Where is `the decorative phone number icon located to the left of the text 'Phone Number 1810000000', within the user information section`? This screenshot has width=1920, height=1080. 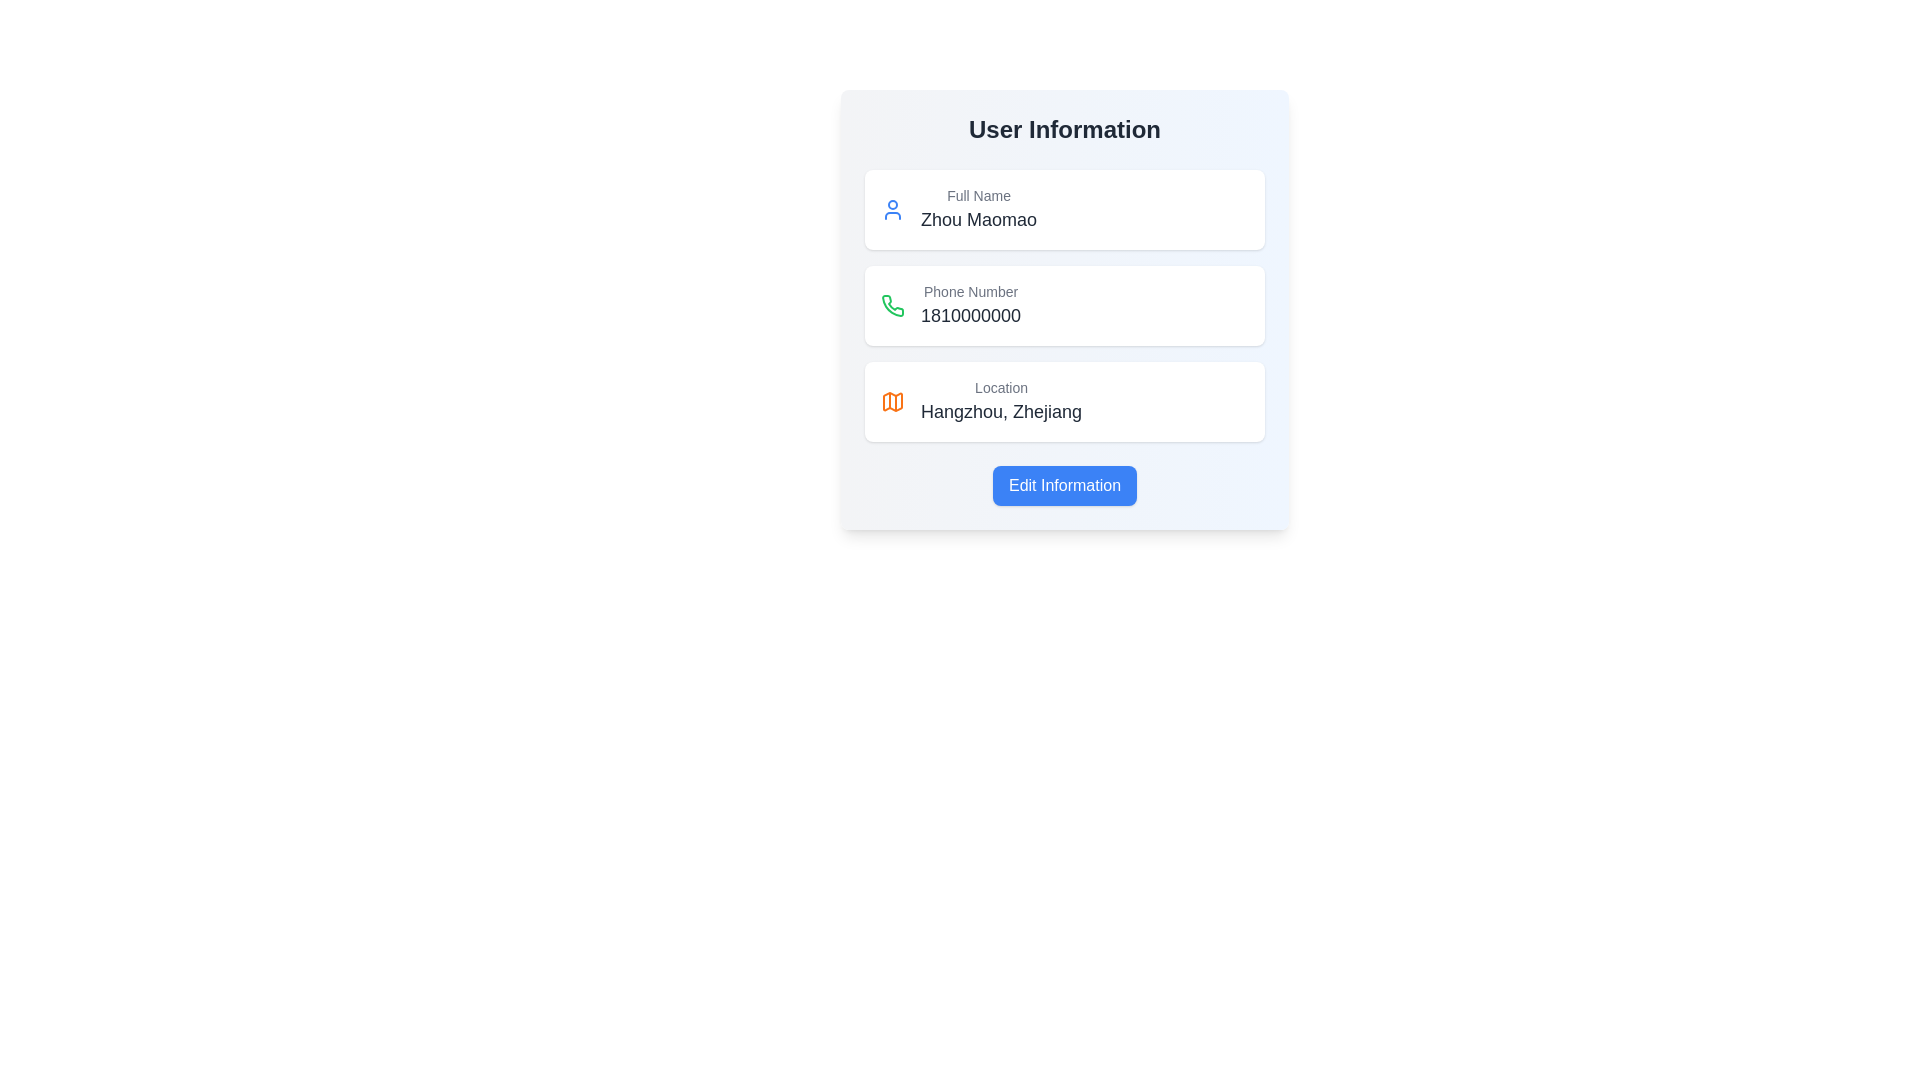 the decorative phone number icon located to the left of the text 'Phone Number 1810000000', within the user information section is located at coordinates (891, 305).